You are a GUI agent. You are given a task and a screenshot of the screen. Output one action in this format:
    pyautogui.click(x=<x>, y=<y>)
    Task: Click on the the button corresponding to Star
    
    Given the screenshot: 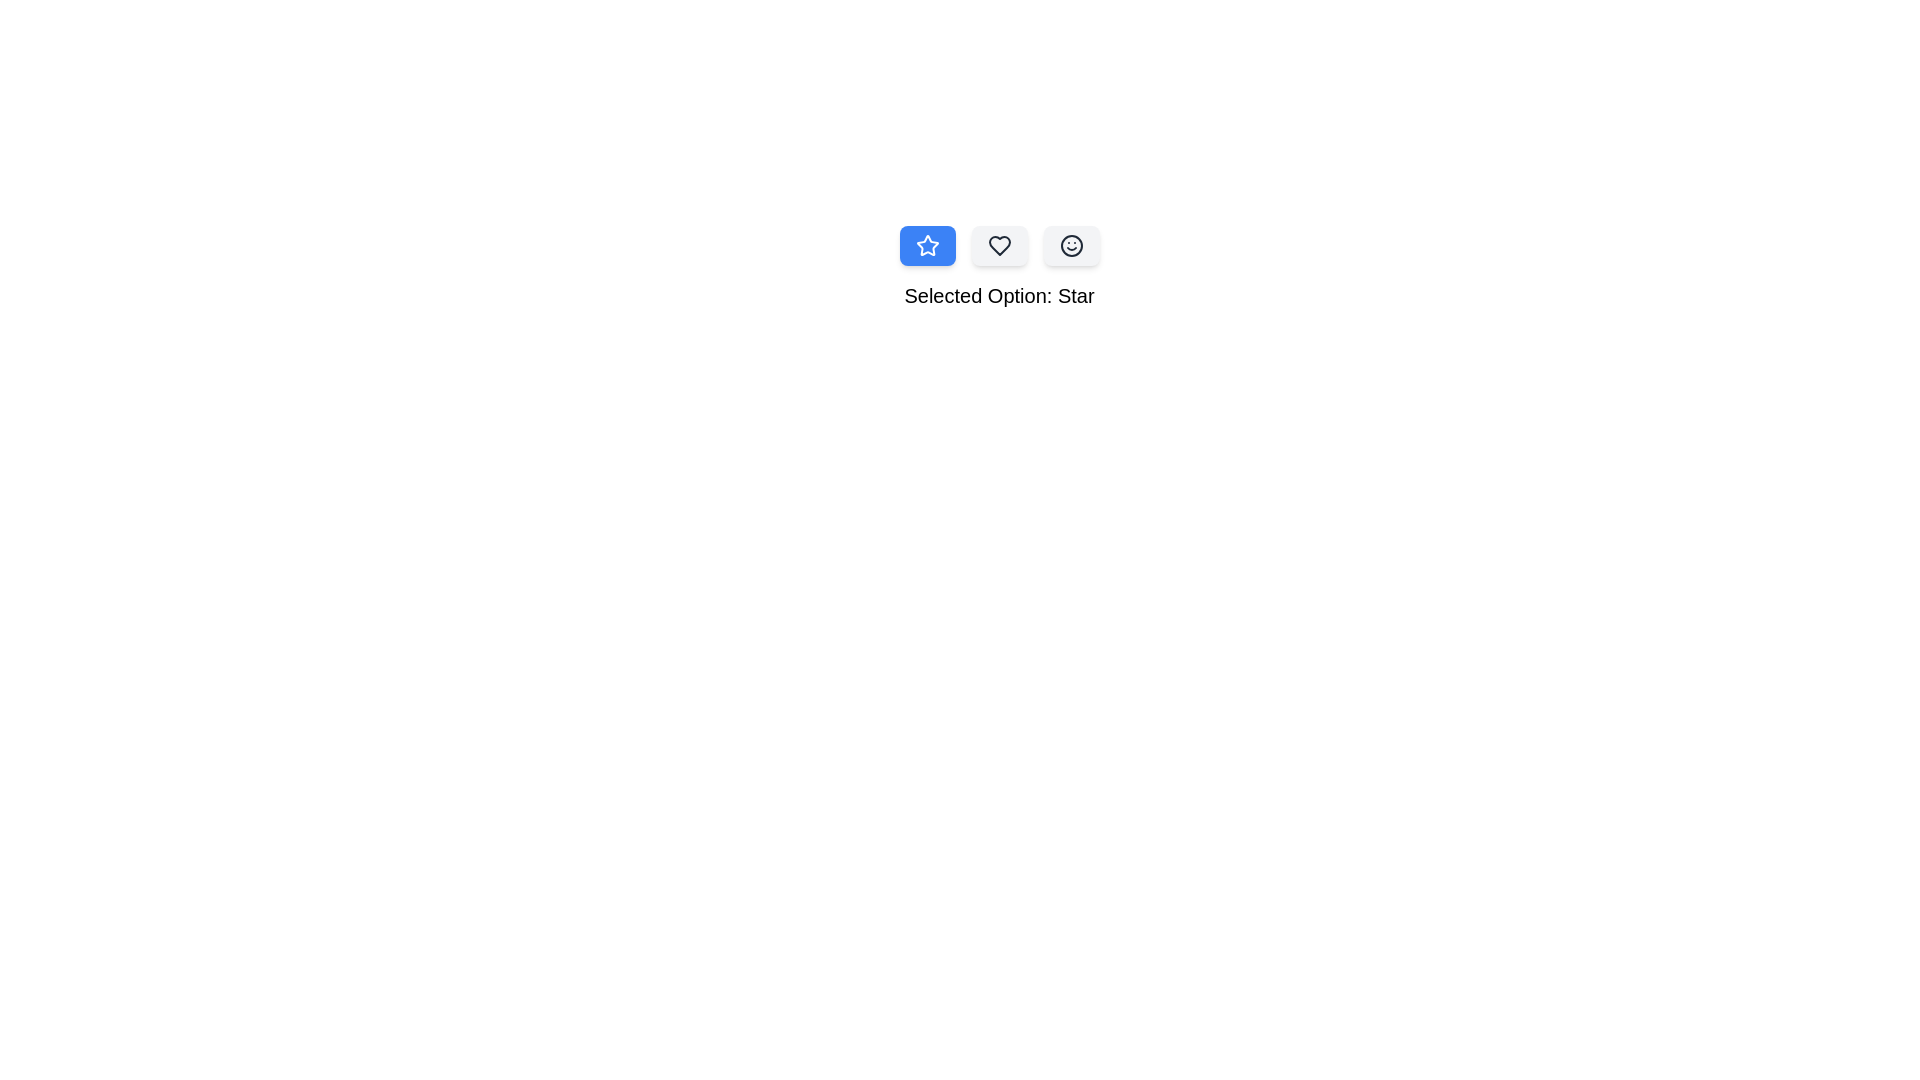 What is the action you would take?
    pyautogui.click(x=926, y=245)
    